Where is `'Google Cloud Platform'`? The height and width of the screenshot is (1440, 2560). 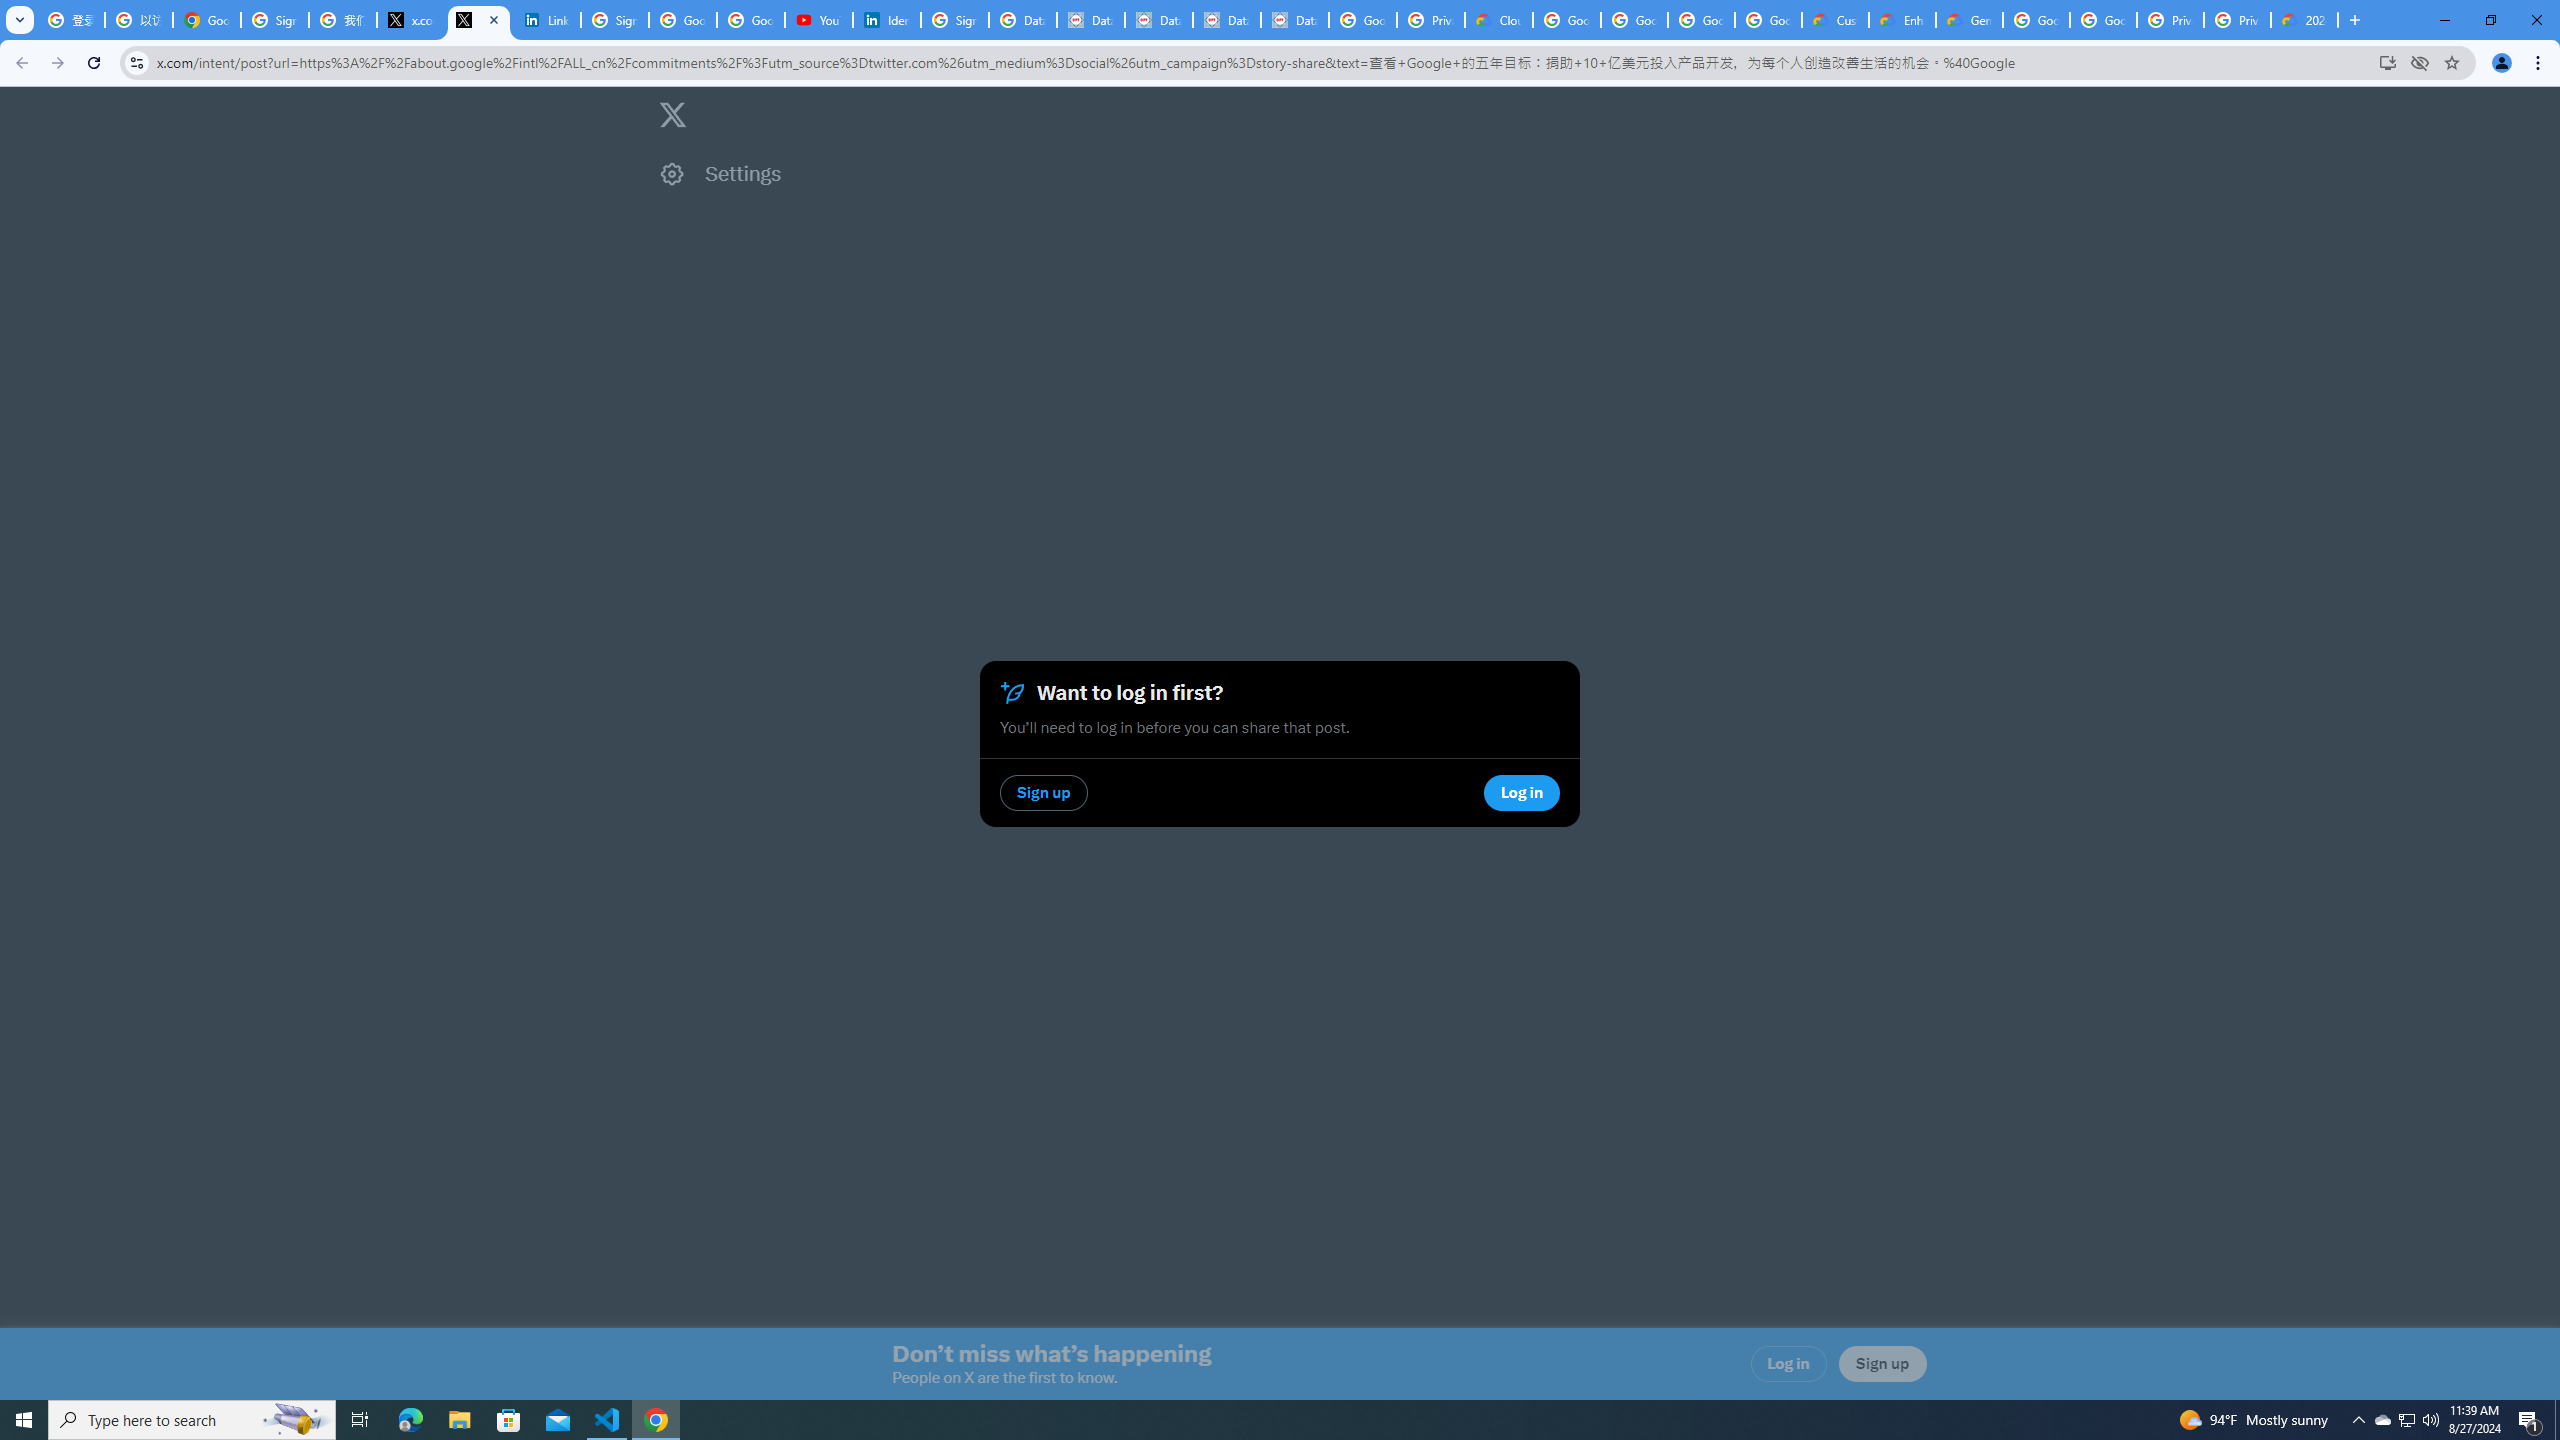 'Google Cloud Platform' is located at coordinates (2035, 19).